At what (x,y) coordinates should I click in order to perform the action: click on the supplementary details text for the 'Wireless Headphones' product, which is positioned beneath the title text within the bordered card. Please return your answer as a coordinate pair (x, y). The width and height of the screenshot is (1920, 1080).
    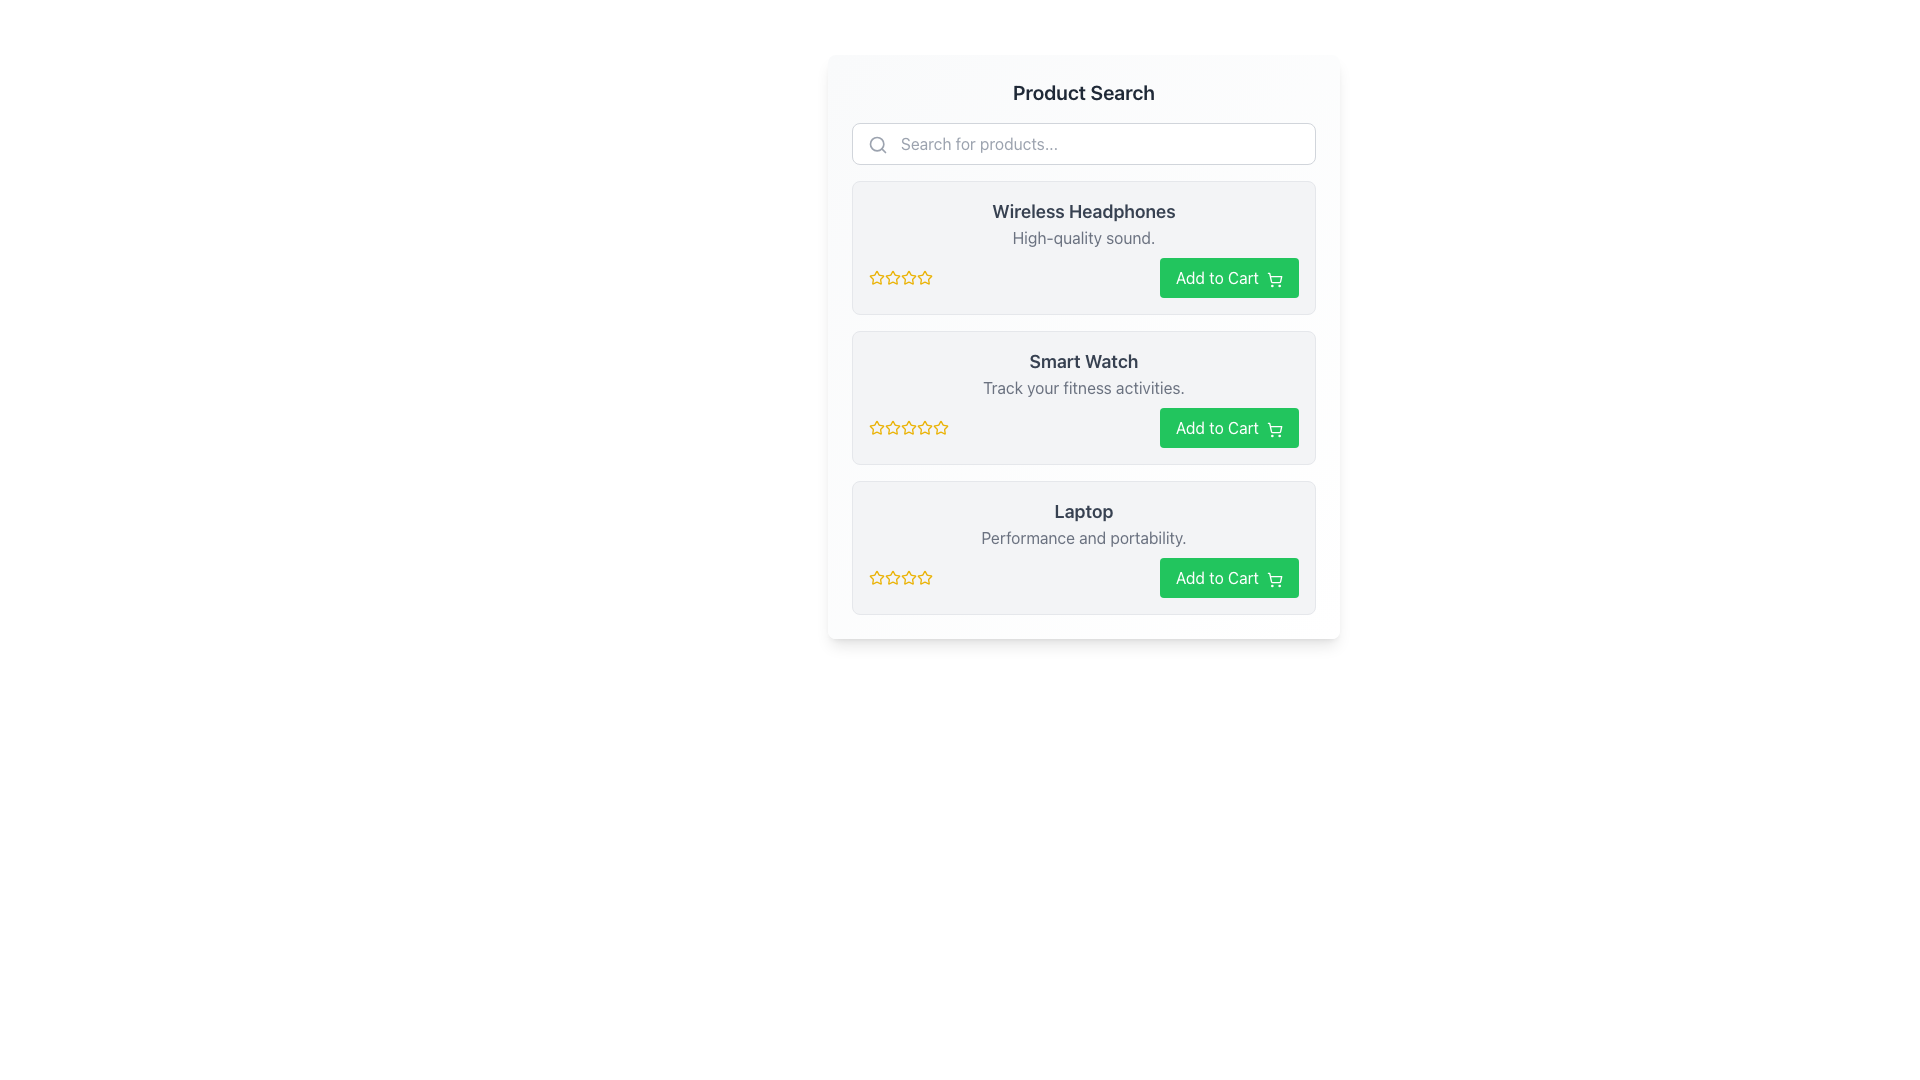
    Looking at the image, I should click on (1083, 237).